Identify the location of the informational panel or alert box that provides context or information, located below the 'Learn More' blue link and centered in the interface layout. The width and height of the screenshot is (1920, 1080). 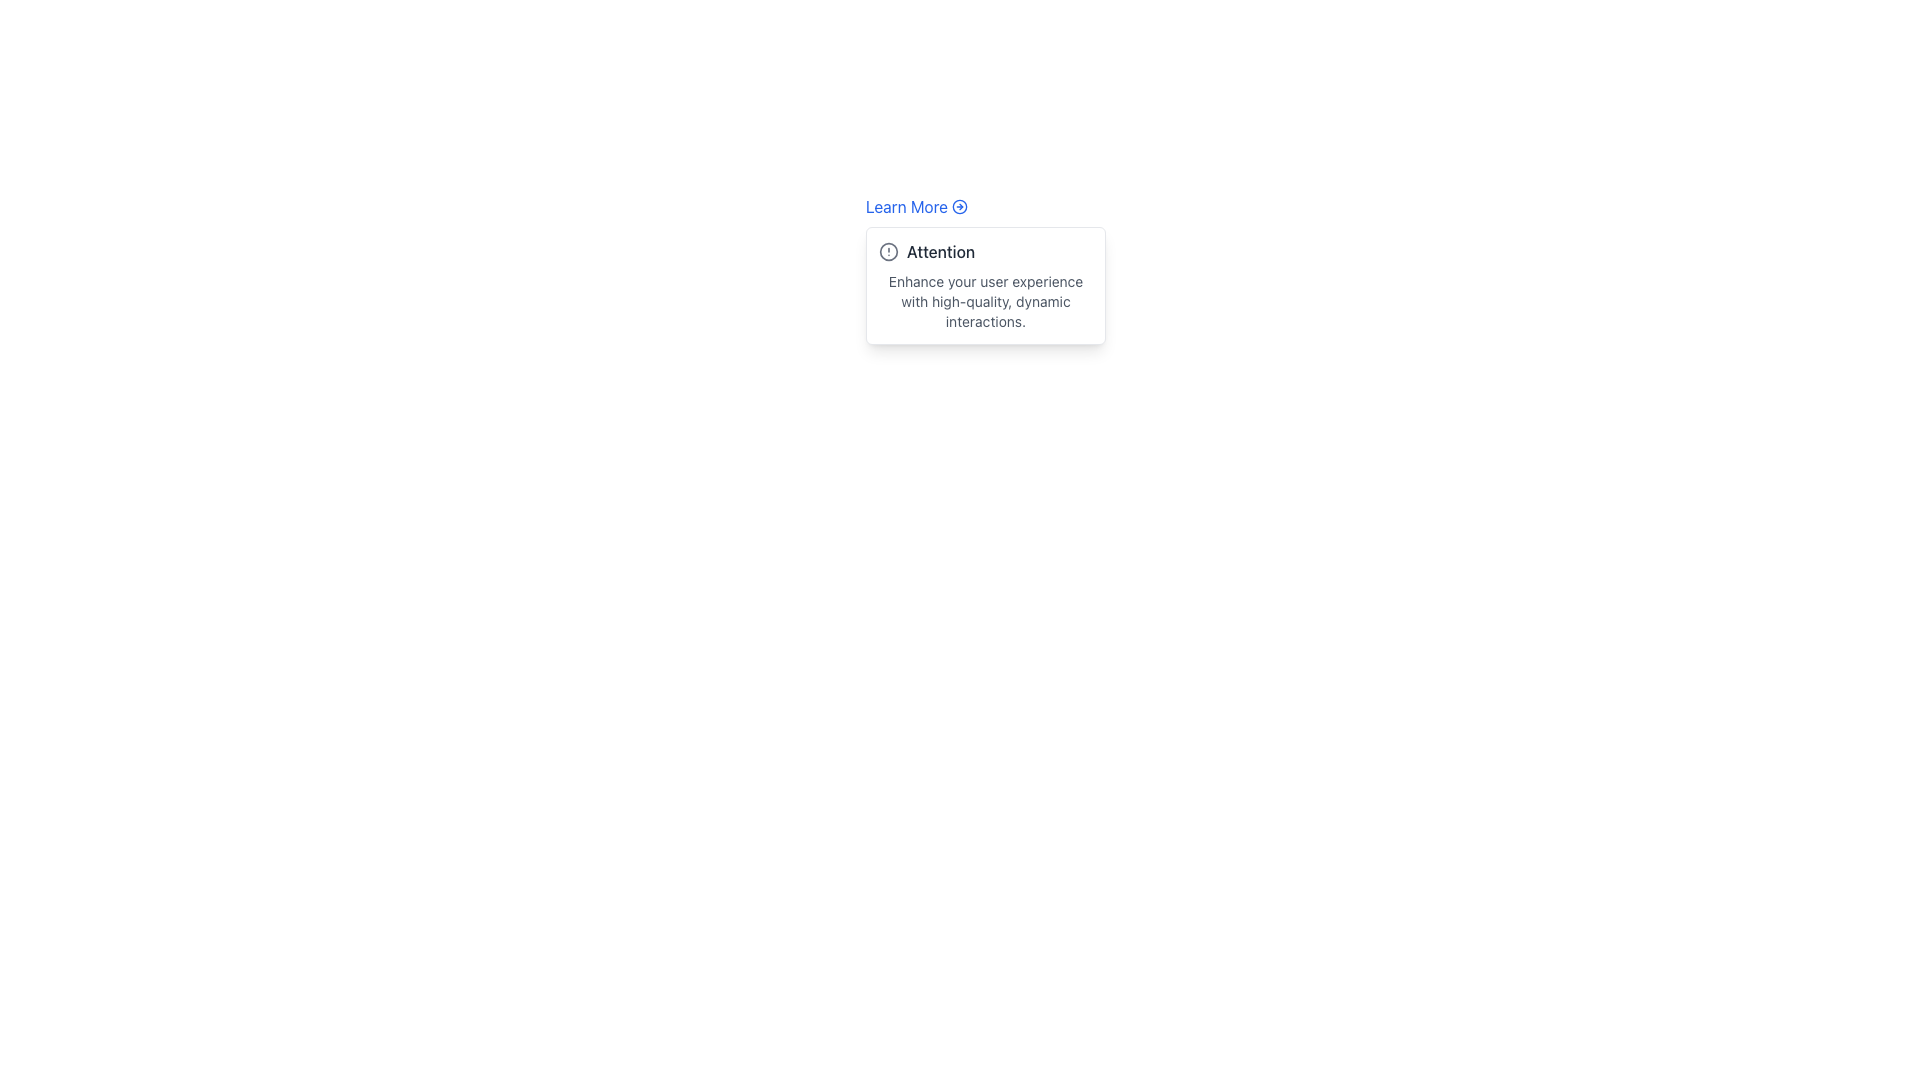
(985, 285).